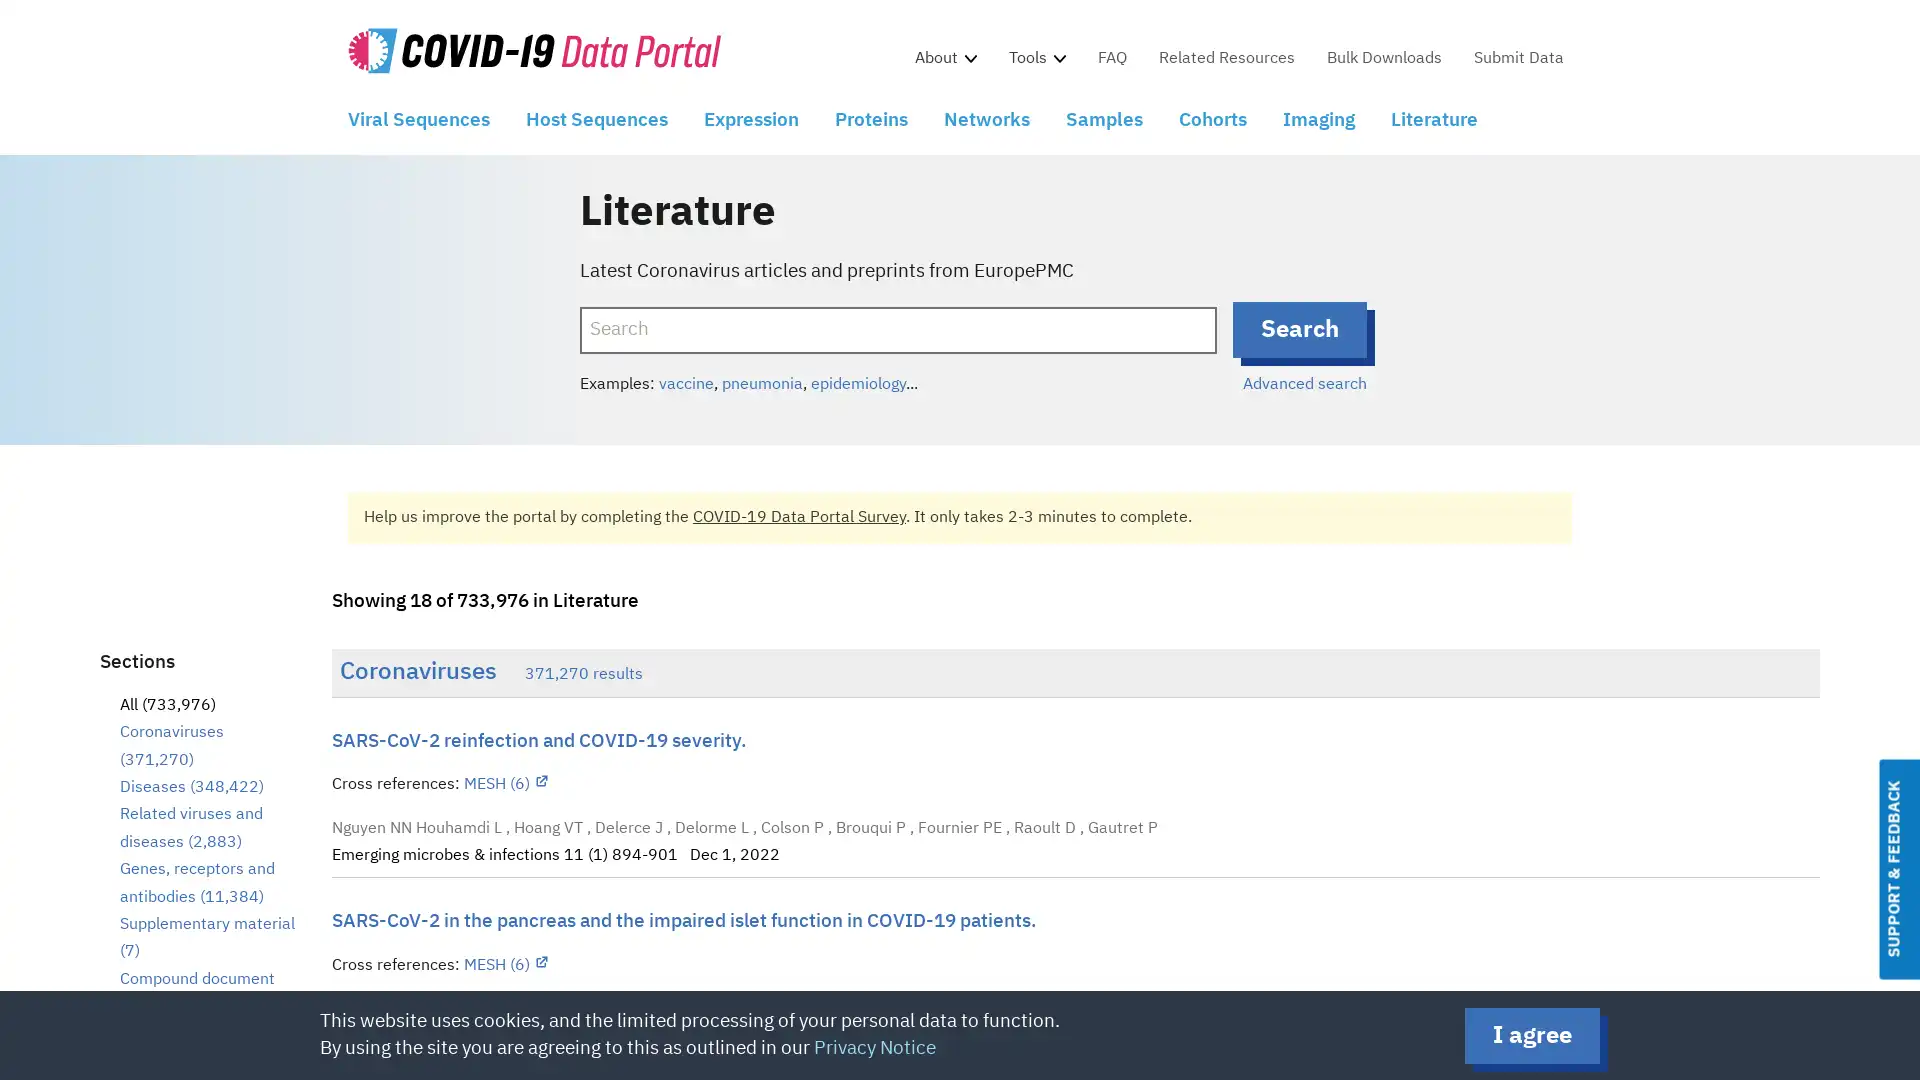  Describe the element at coordinates (1299, 329) in the screenshot. I see `Search` at that location.